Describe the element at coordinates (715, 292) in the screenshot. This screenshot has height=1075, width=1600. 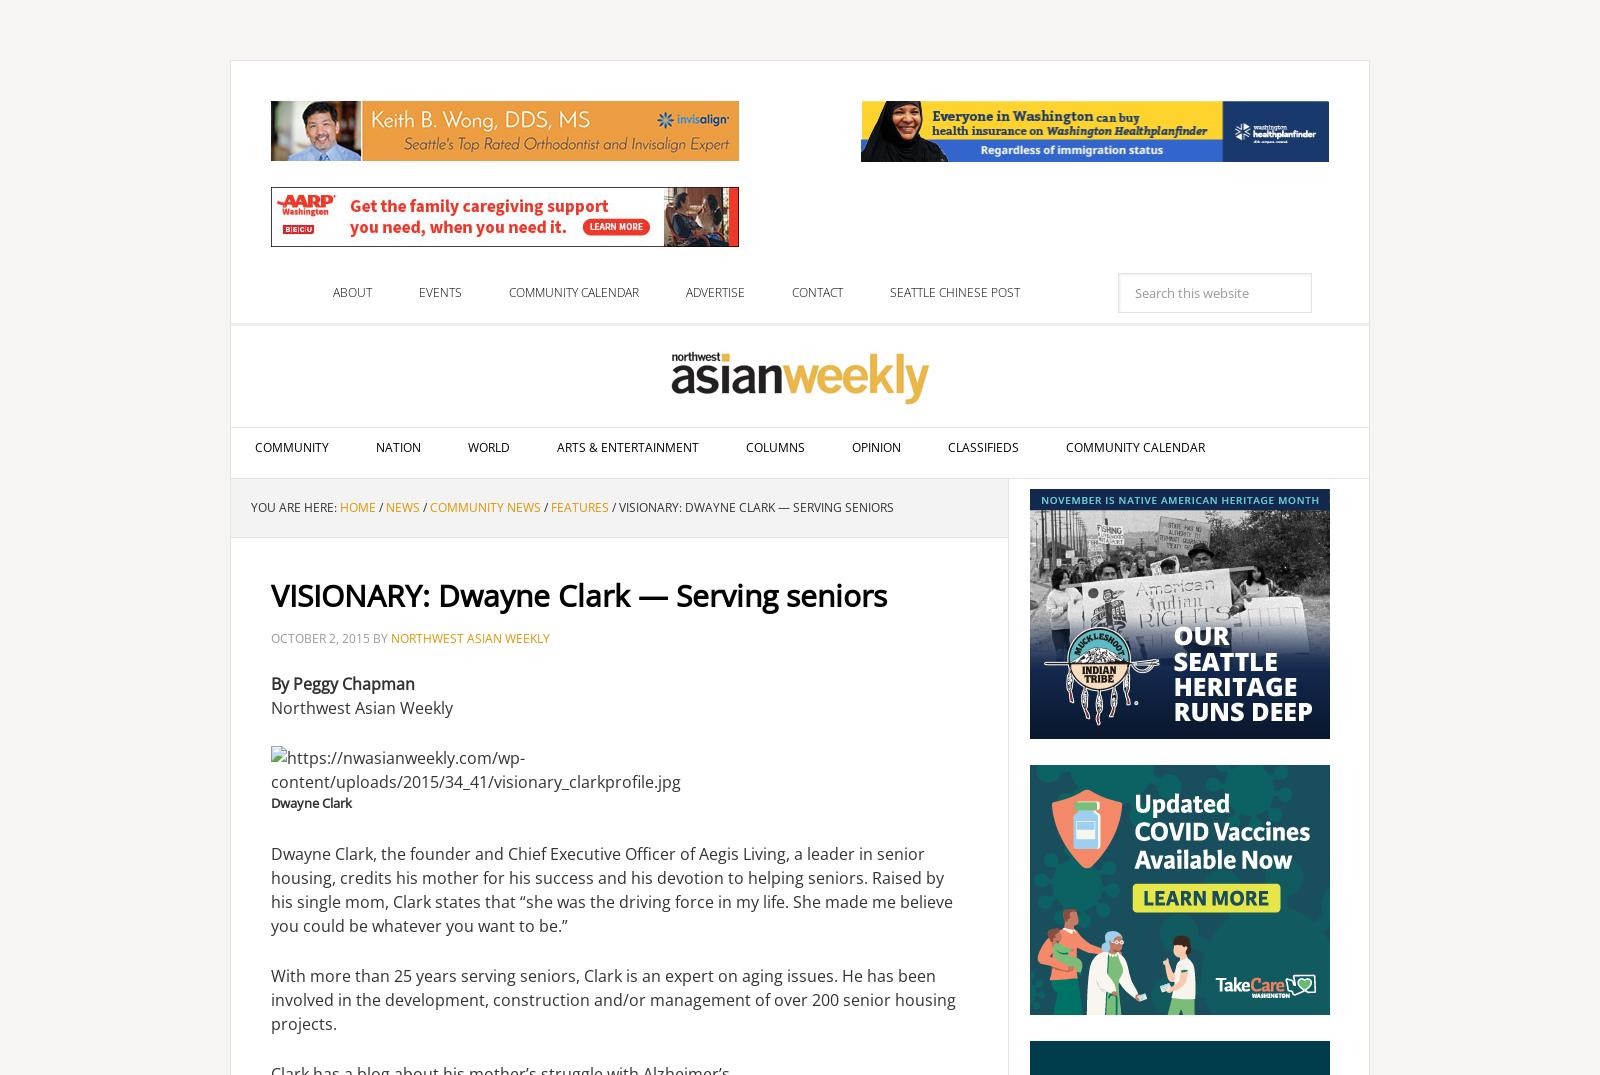
I see `'Advertise'` at that location.